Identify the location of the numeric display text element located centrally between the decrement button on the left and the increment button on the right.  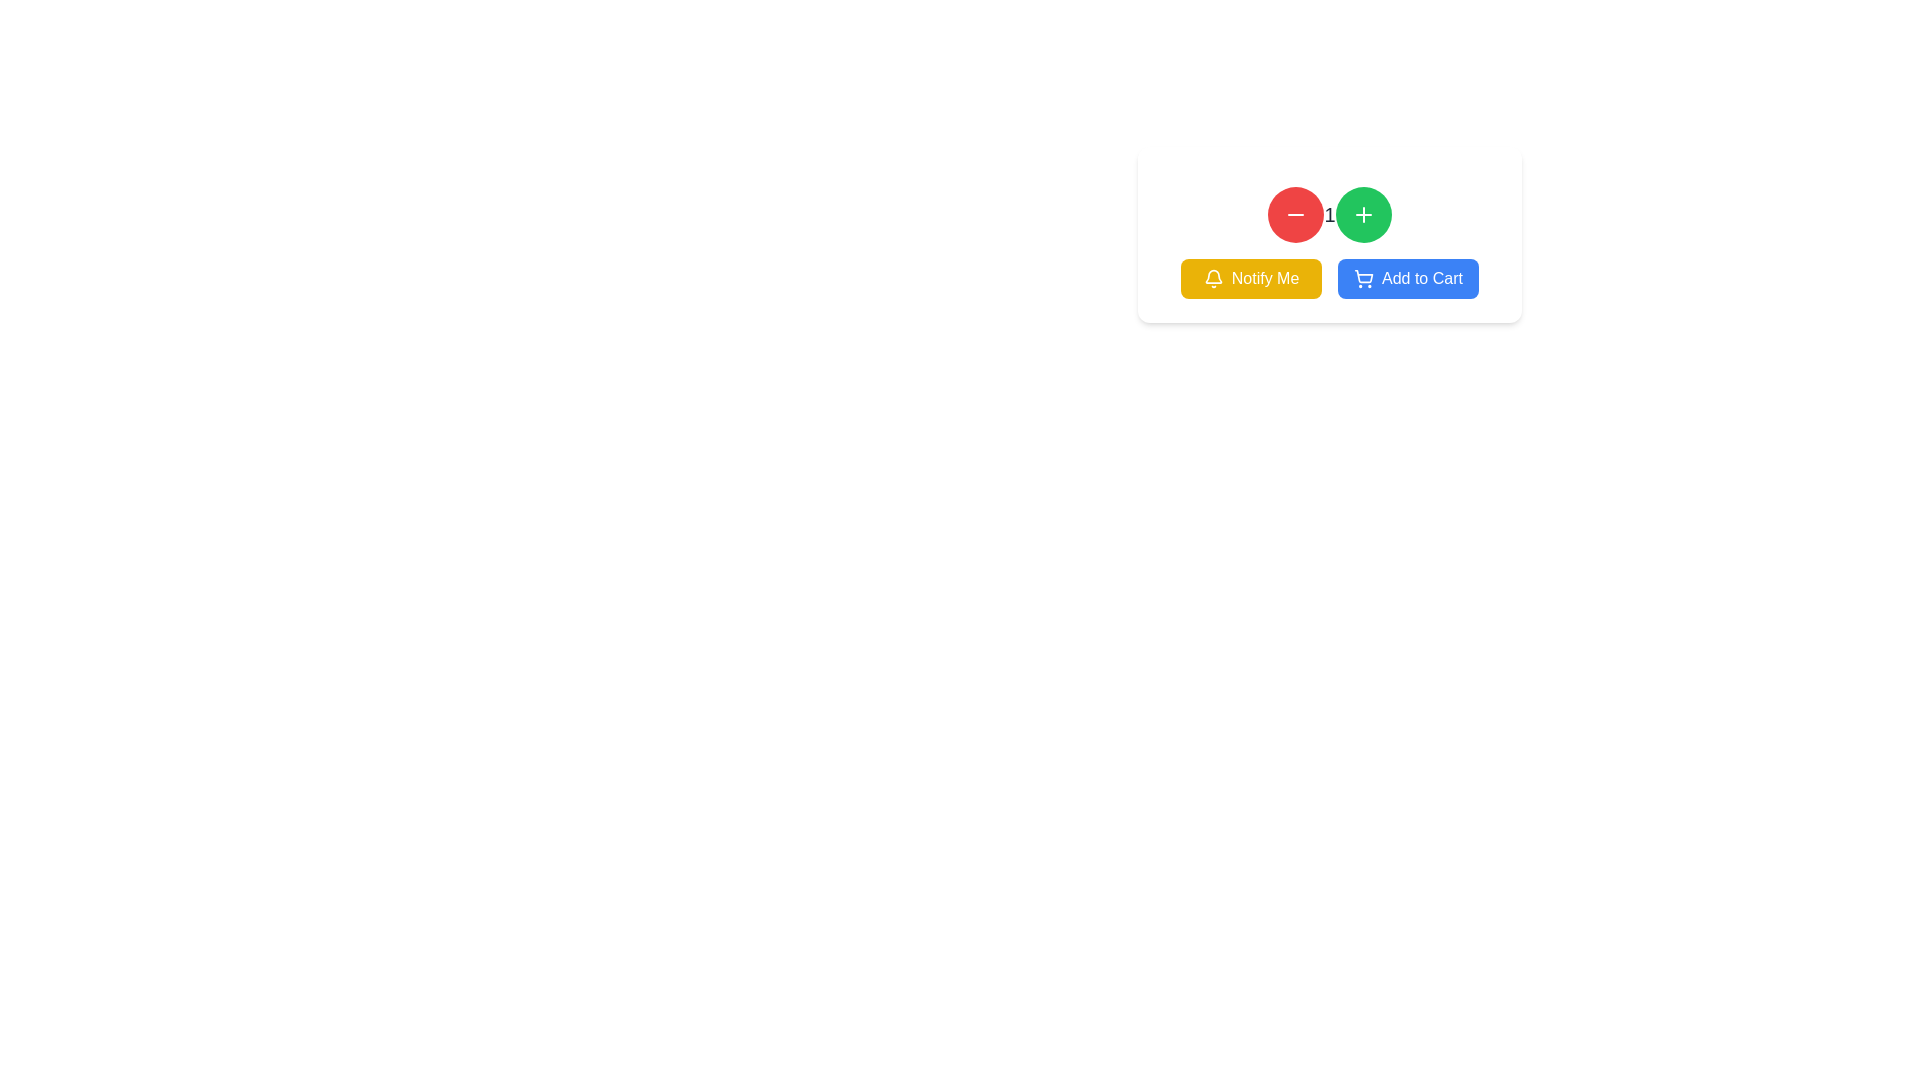
(1329, 215).